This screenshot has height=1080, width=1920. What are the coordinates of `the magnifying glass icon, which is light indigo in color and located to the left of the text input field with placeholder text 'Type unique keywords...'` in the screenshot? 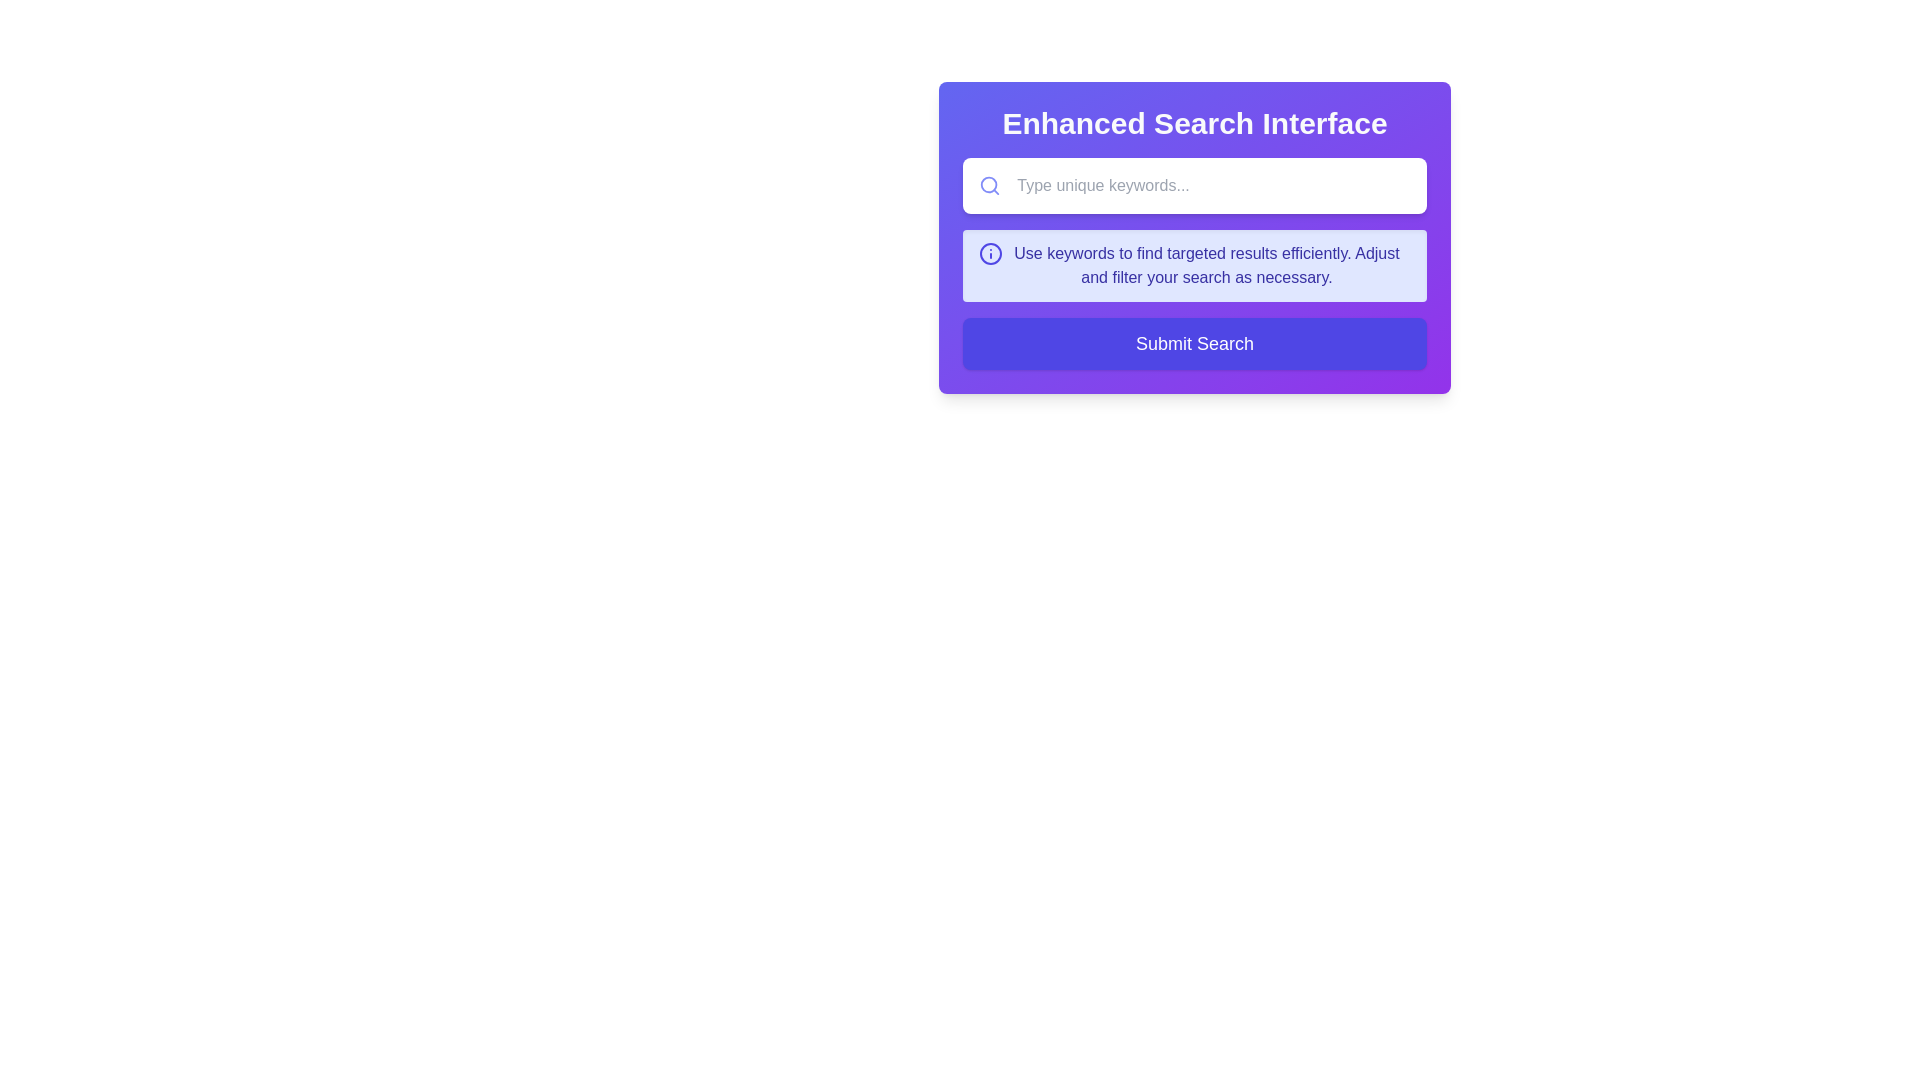 It's located at (990, 185).